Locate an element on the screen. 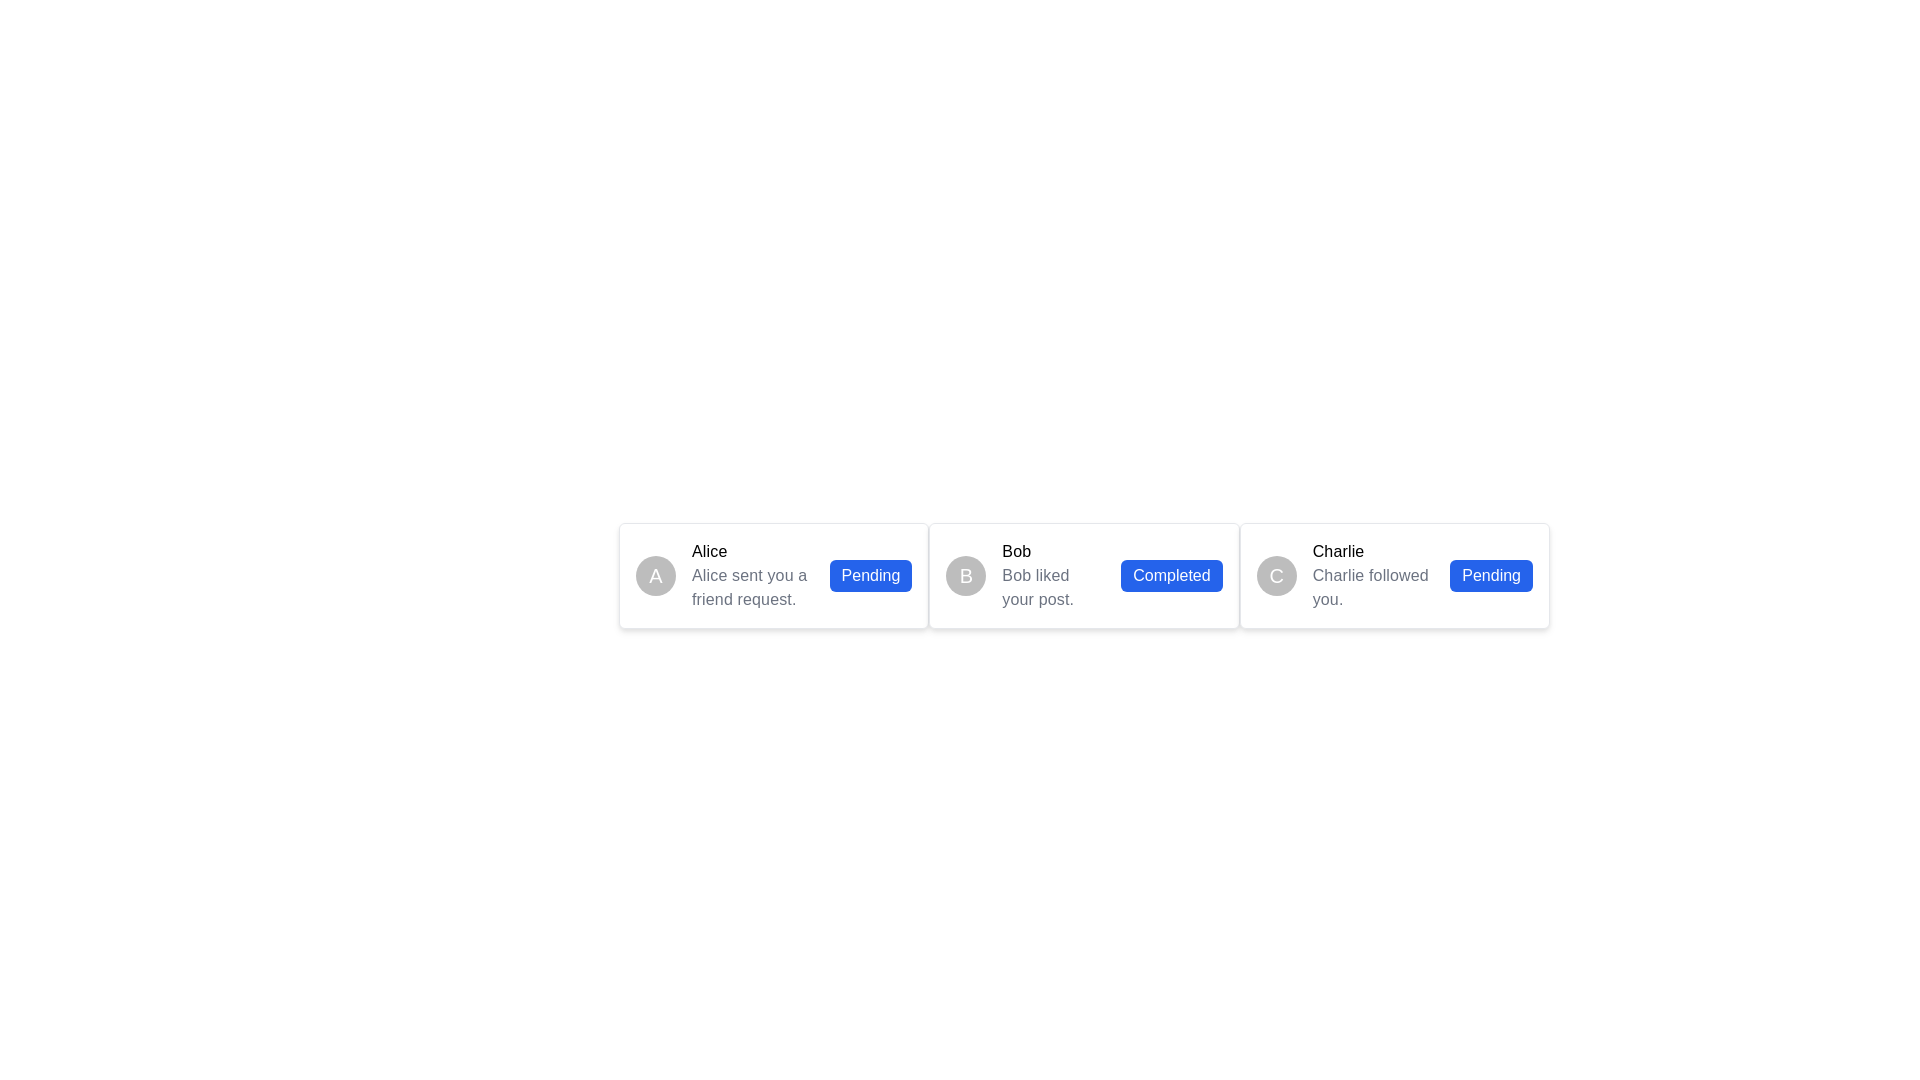 This screenshot has width=1920, height=1080. the Notification Card that features an avatar with 'A', the name 'Alice' in bold, and the message 'Alice sent you a friend request.' is located at coordinates (773, 575).